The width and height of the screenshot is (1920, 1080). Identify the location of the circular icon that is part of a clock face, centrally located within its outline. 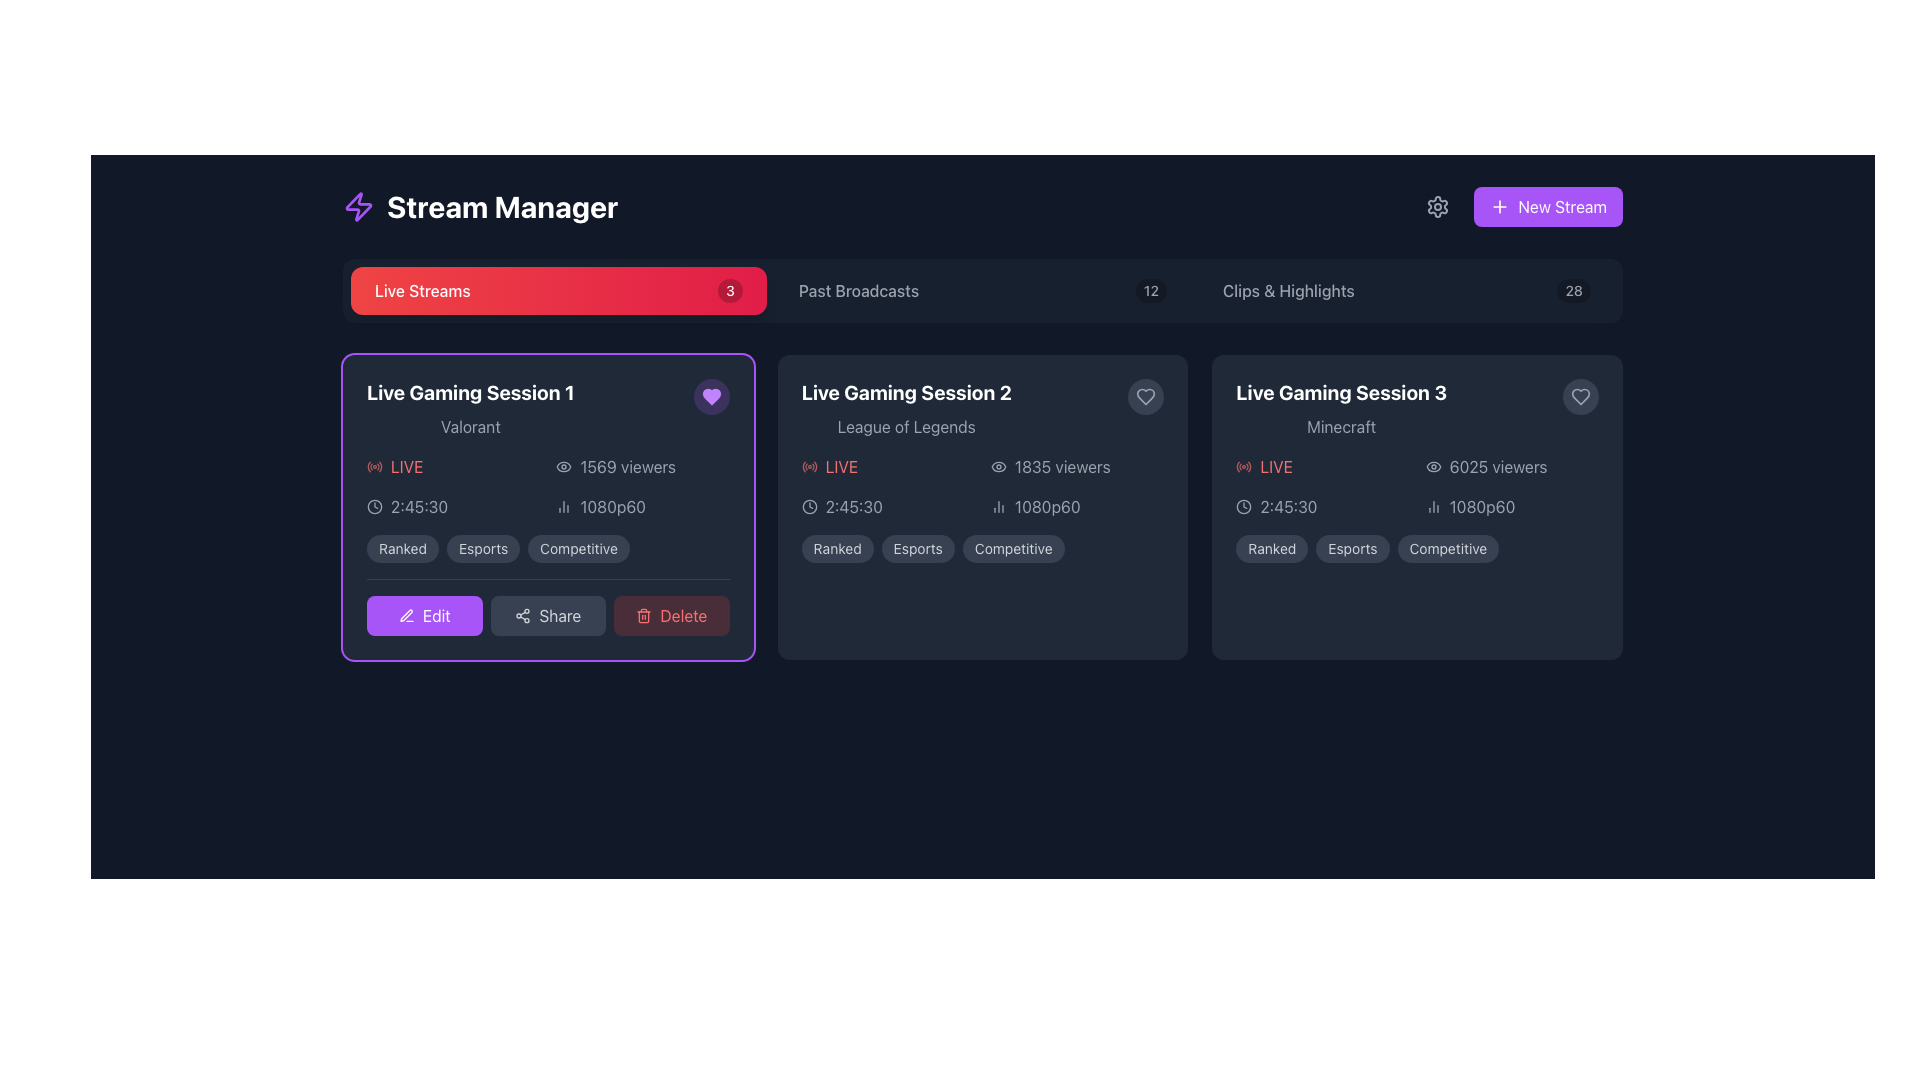
(374, 505).